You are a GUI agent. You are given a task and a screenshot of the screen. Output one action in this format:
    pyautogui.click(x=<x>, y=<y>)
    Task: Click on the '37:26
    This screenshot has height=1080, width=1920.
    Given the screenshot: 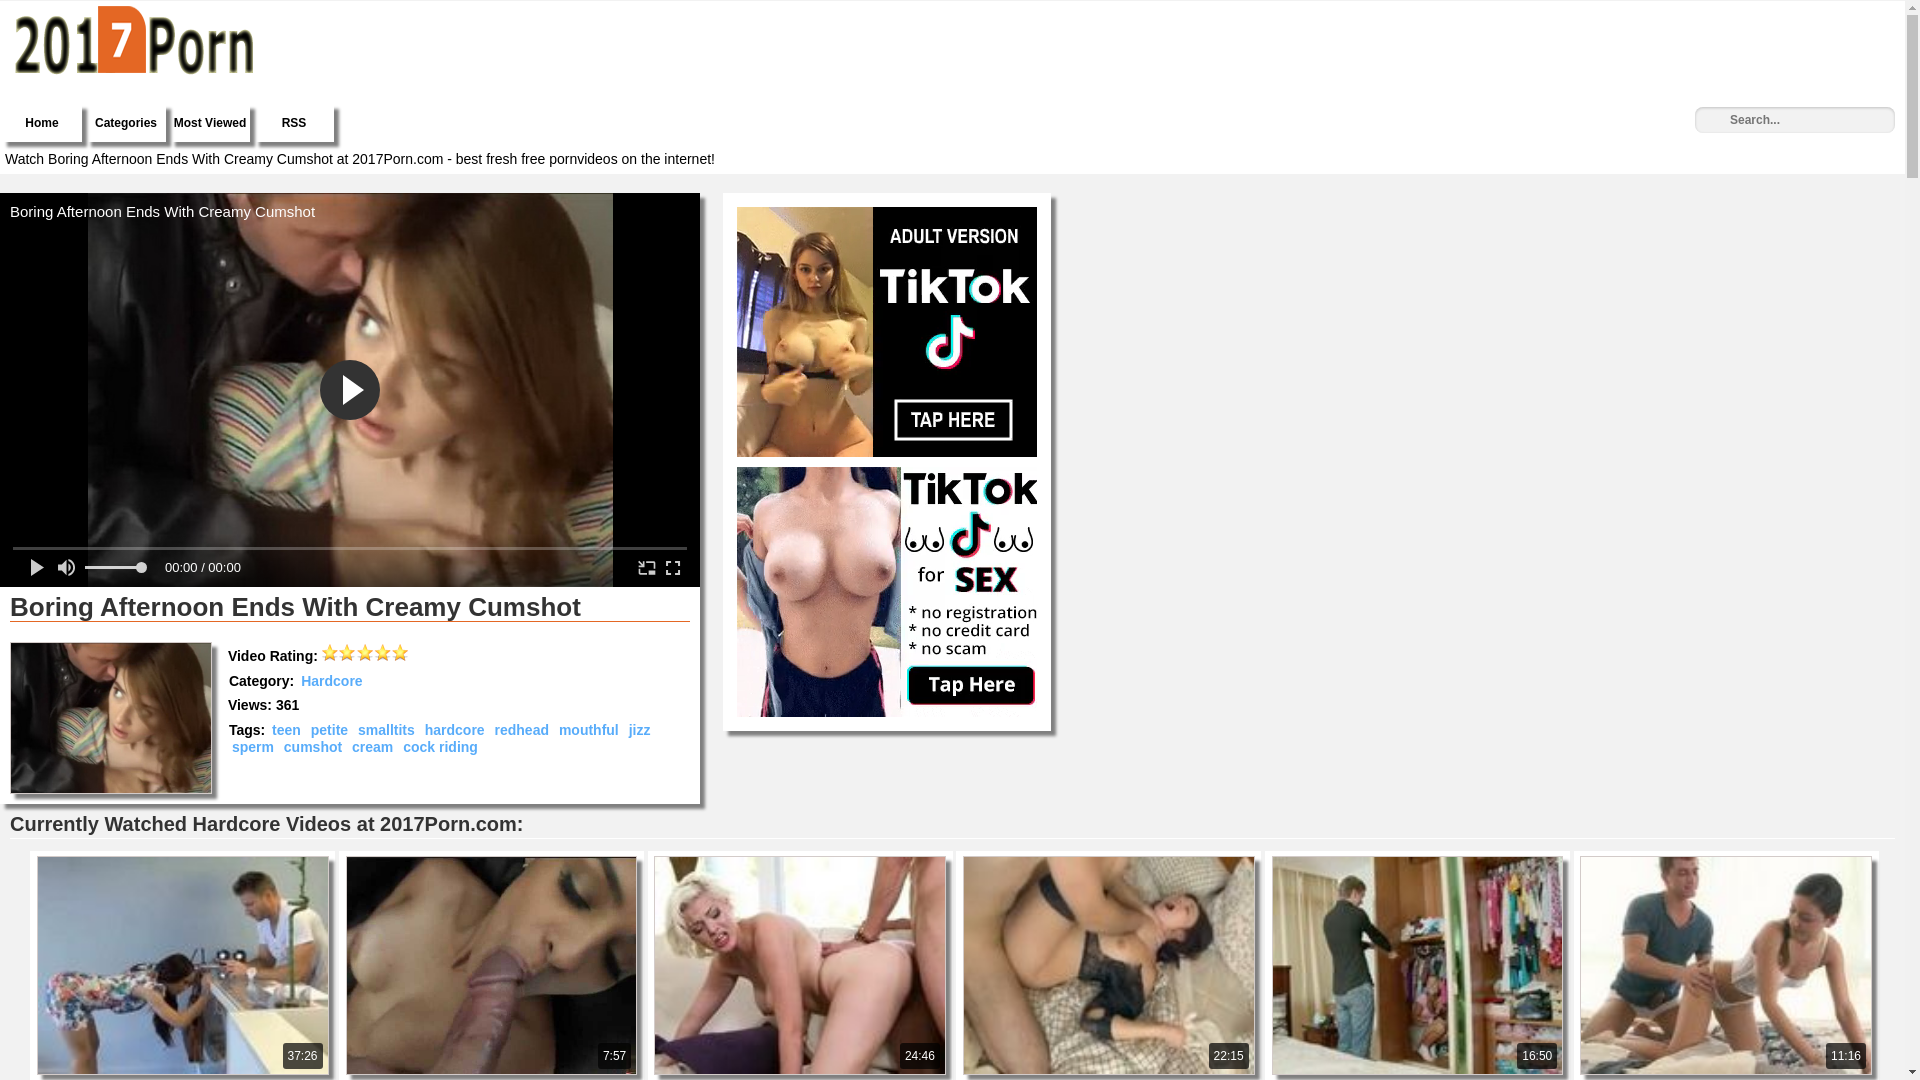 What is the action you would take?
    pyautogui.click(x=184, y=859)
    